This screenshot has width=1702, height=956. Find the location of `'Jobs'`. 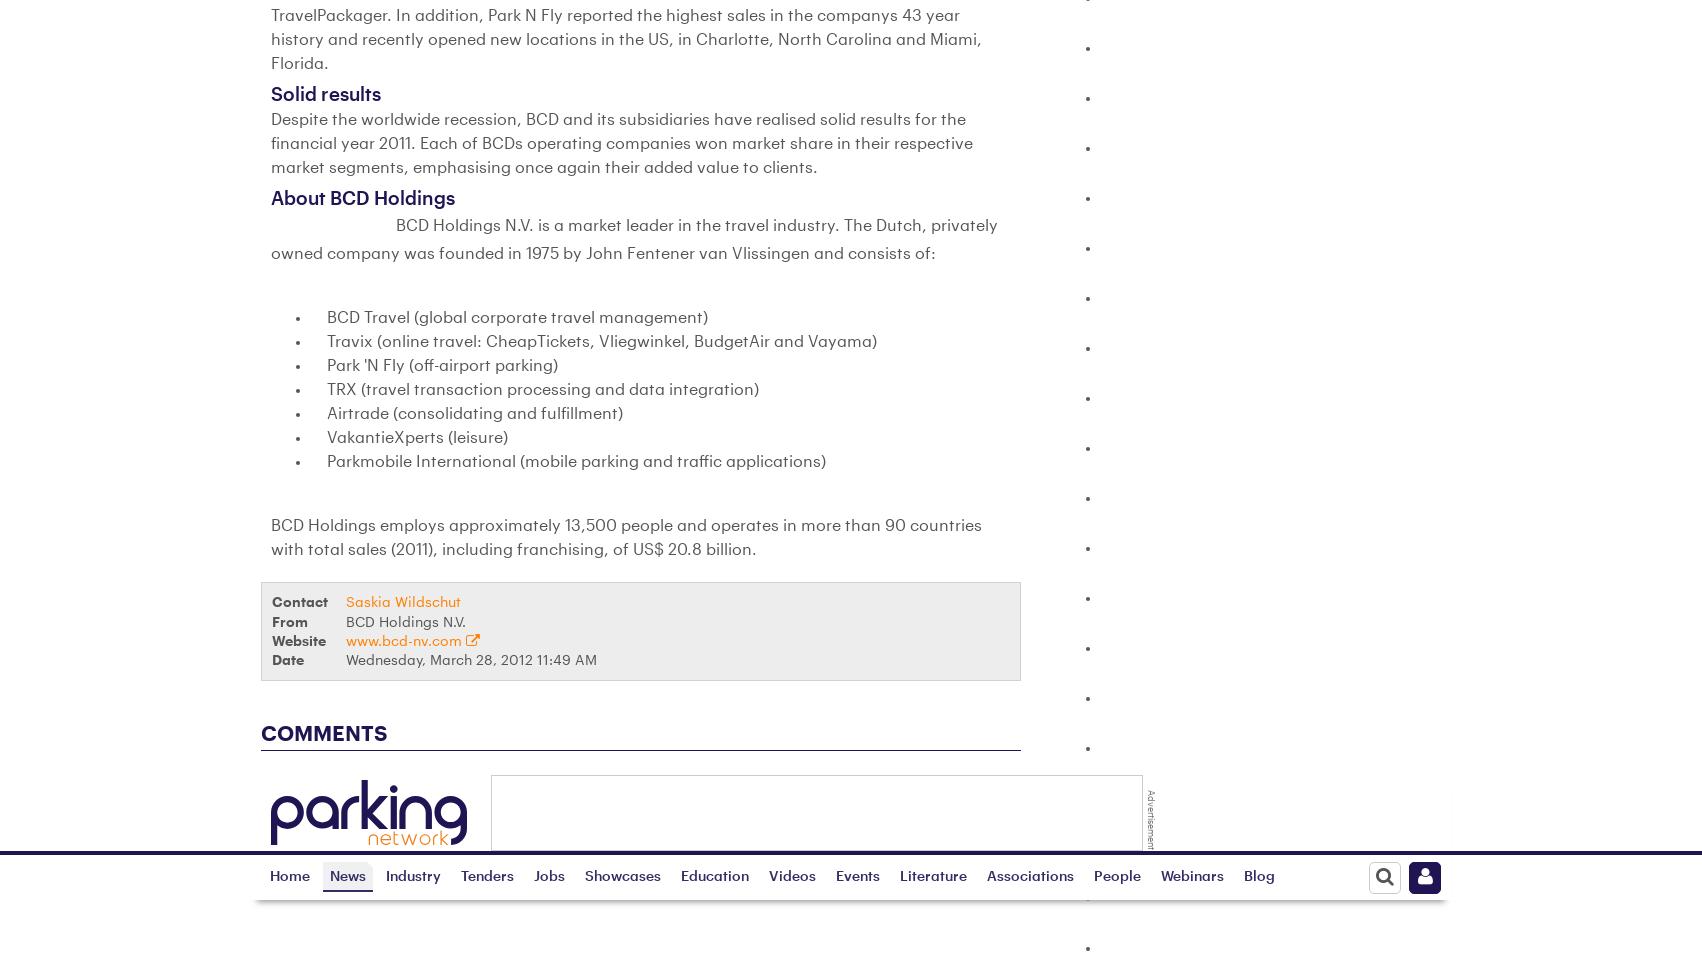

'Jobs' is located at coordinates (554, 835).